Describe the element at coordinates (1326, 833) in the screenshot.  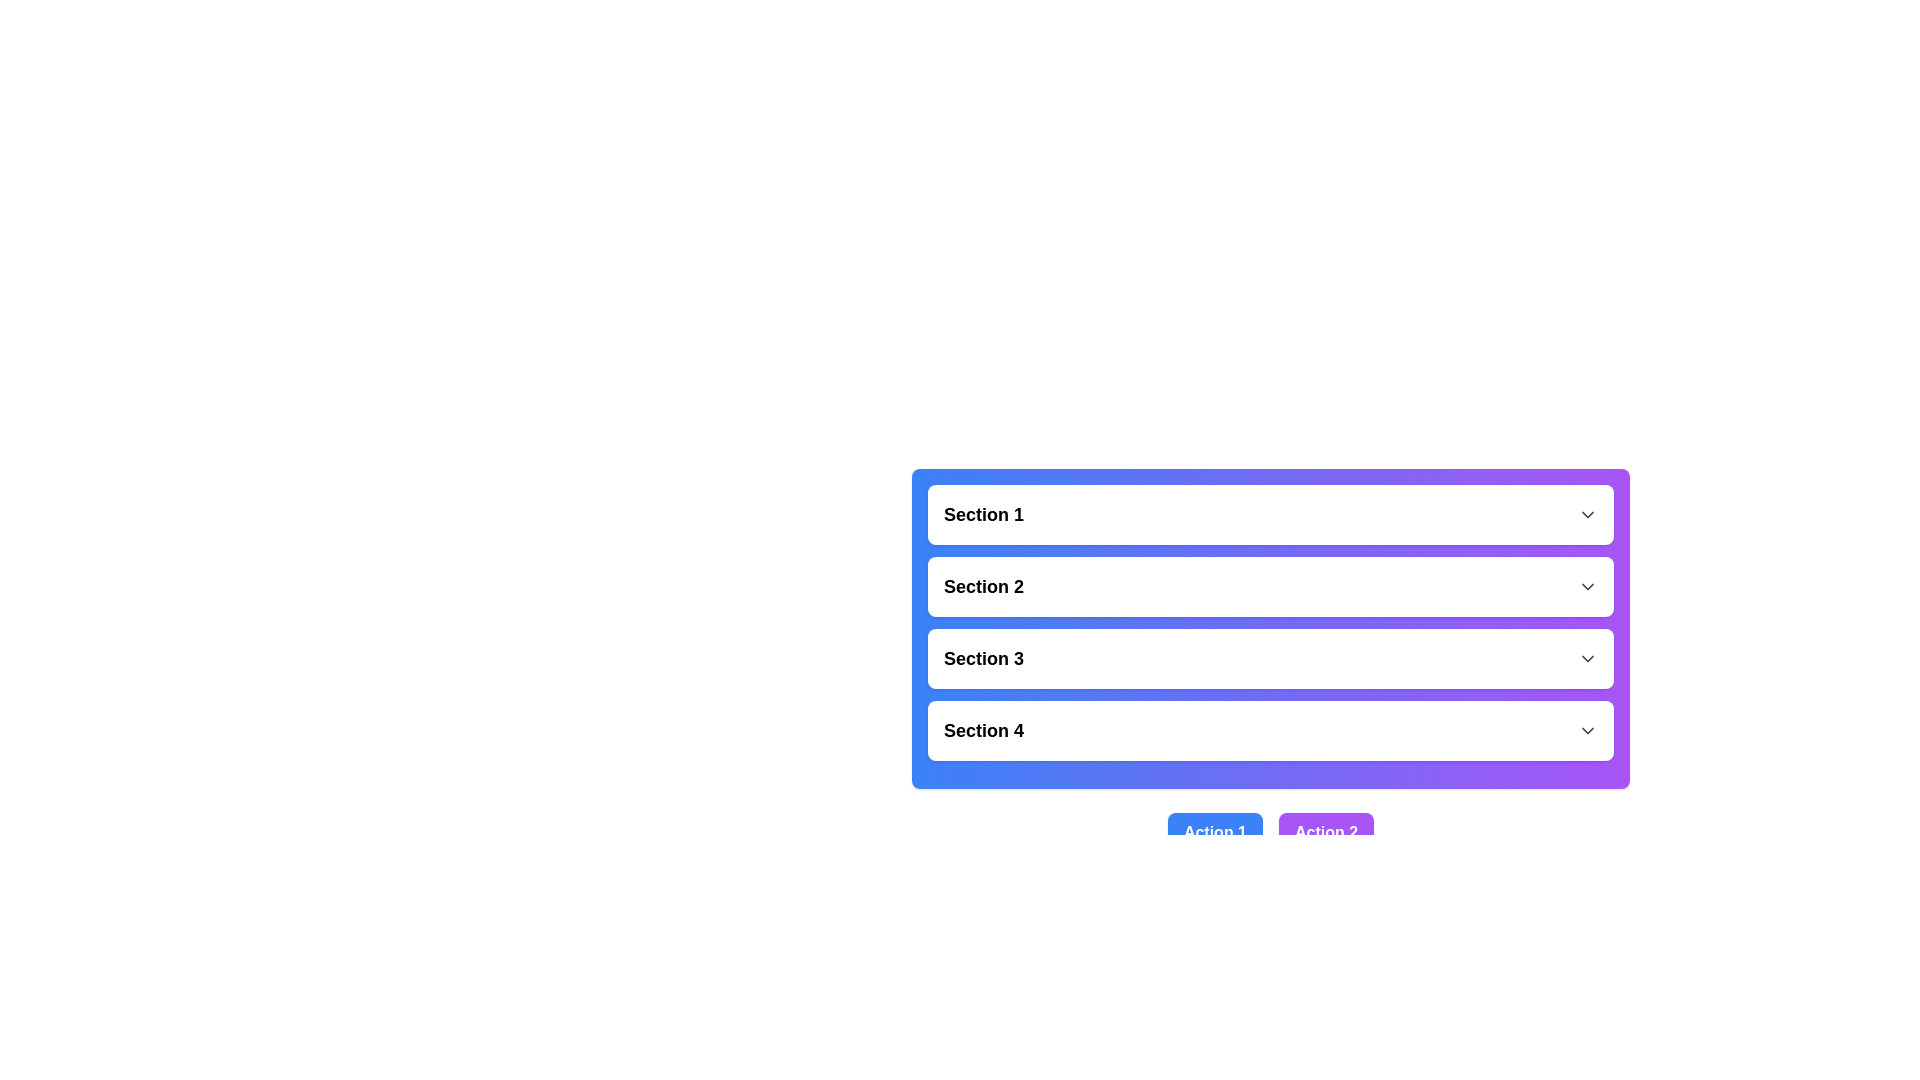
I see `the button labeled 'Action 2' located to the right of the blue button 'Action 1' in the bottom-right quadrant of the interface` at that location.